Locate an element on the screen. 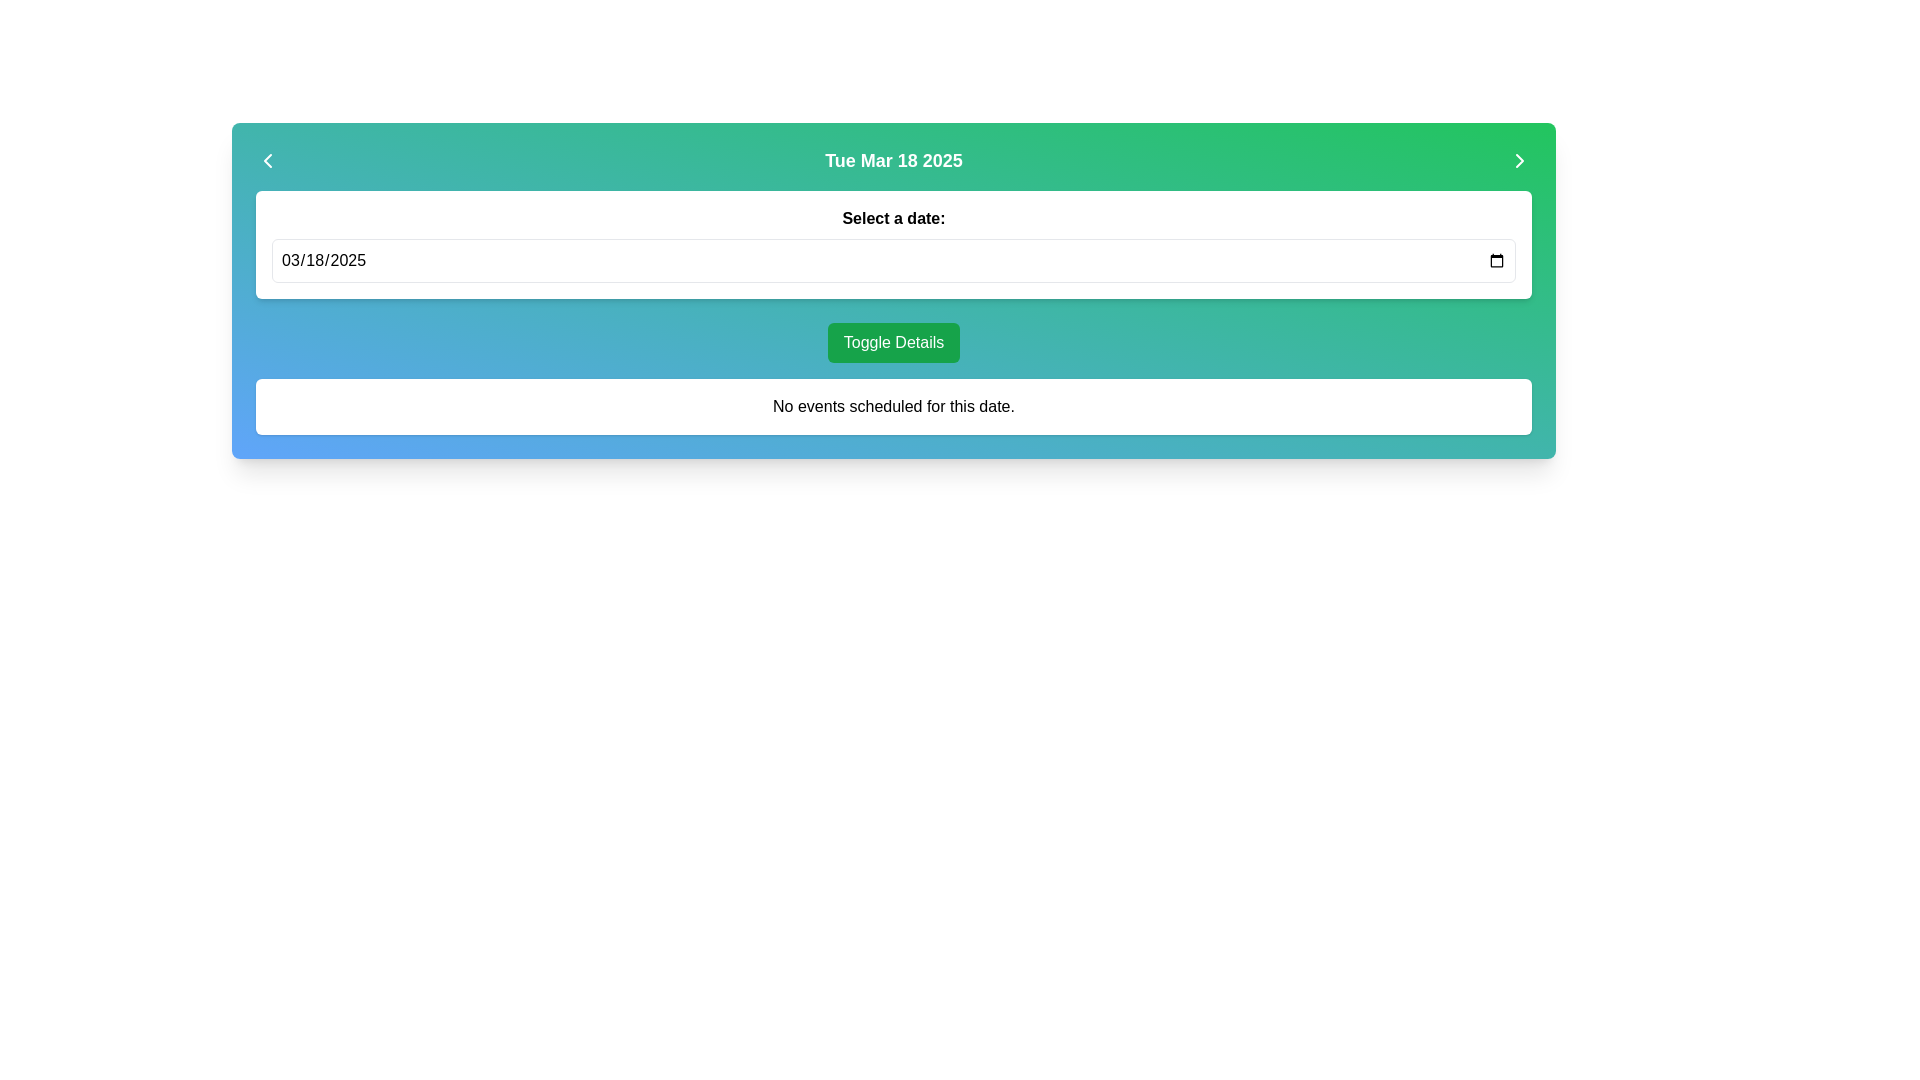 This screenshot has width=1920, height=1080. the Date input field located below the title 'Select a date:', allowing the user to edit the date directly via keyboard navigation is located at coordinates (892, 260).